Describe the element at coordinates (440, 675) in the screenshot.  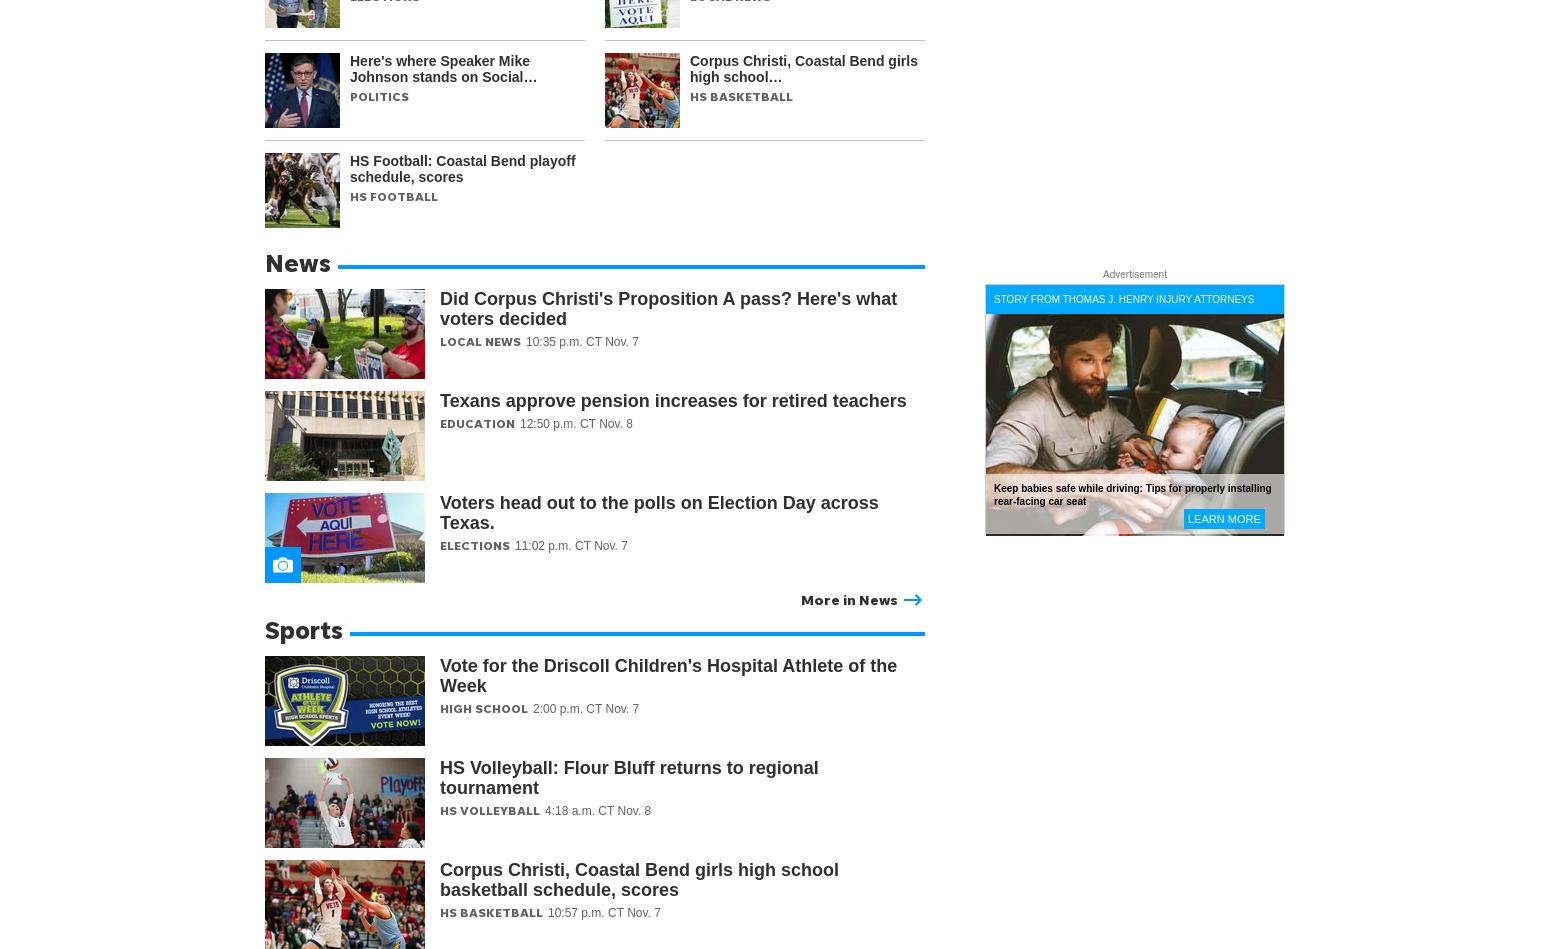
I see `'Vote for the Driscoll Children's Hospital Athlete of the Week'` at that location.